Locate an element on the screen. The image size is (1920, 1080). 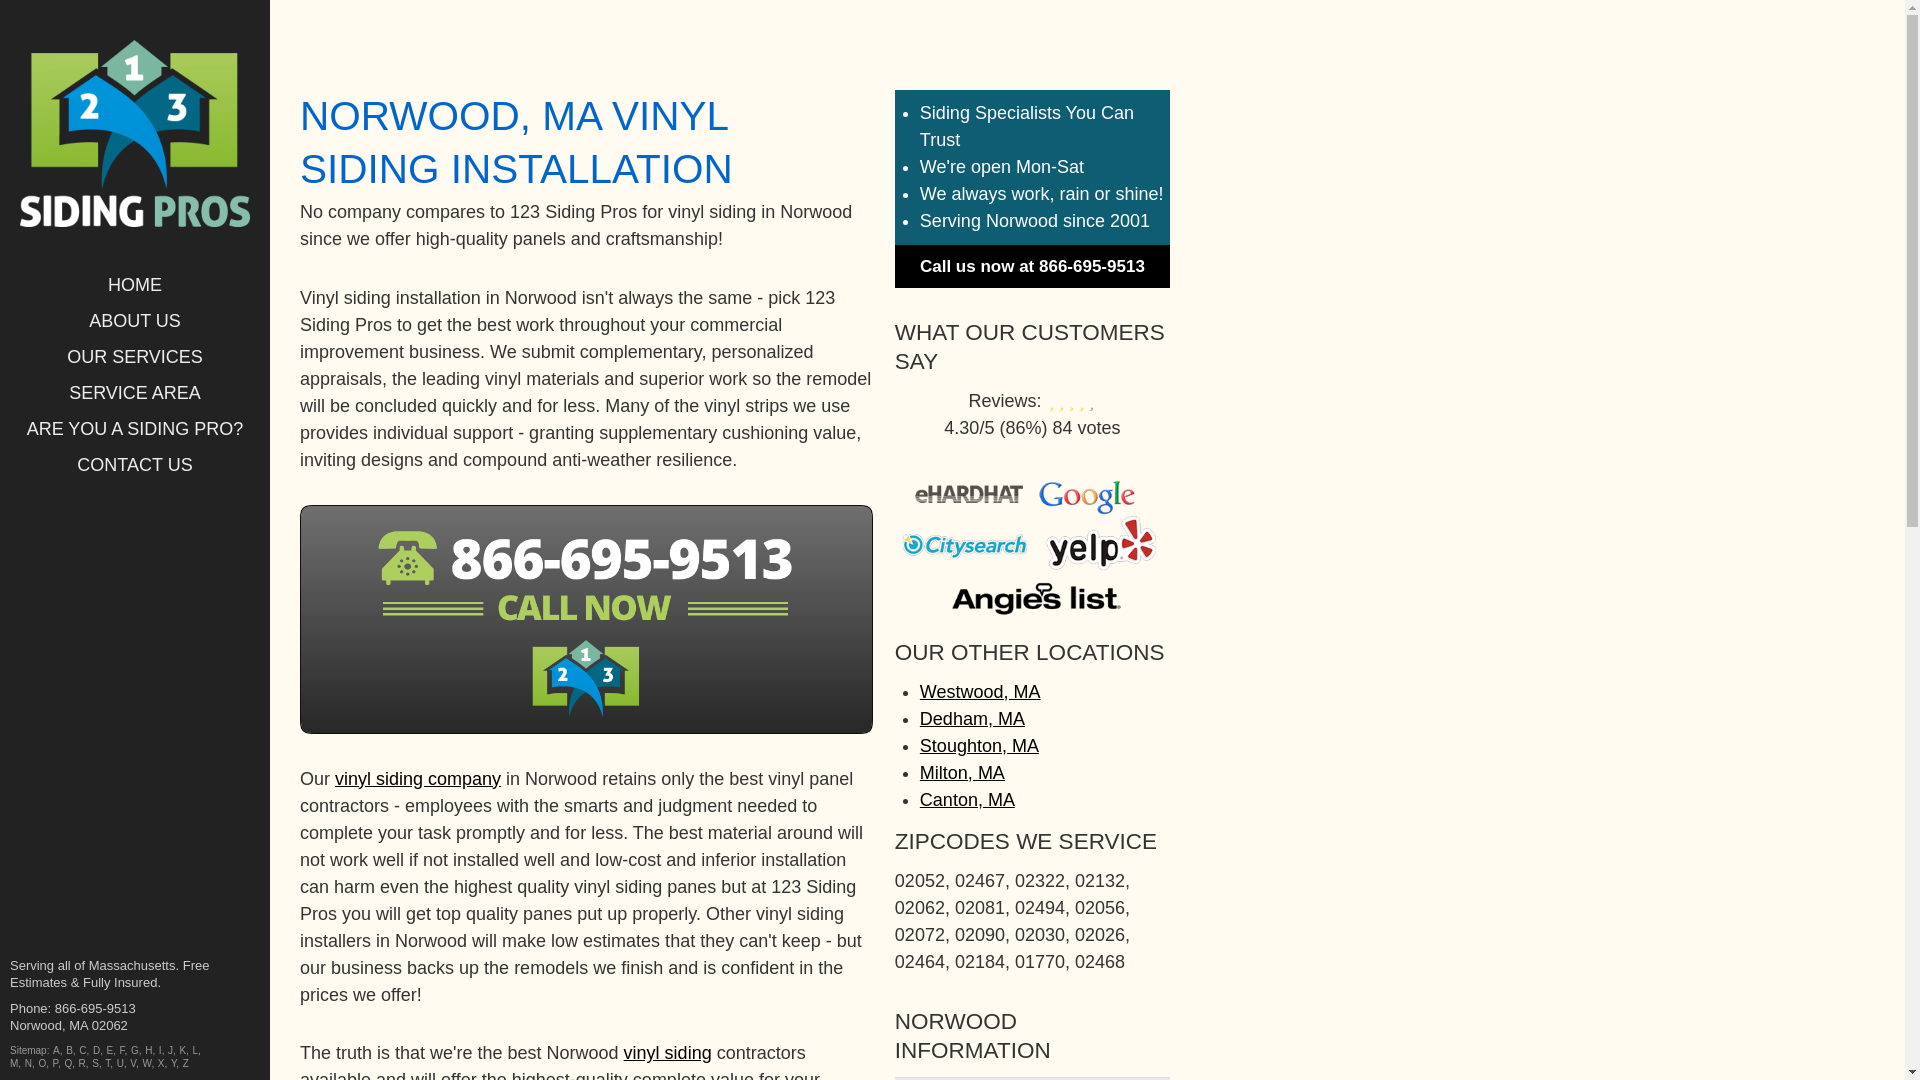
'vinyl siding' is located at coordinates (667, 1052).